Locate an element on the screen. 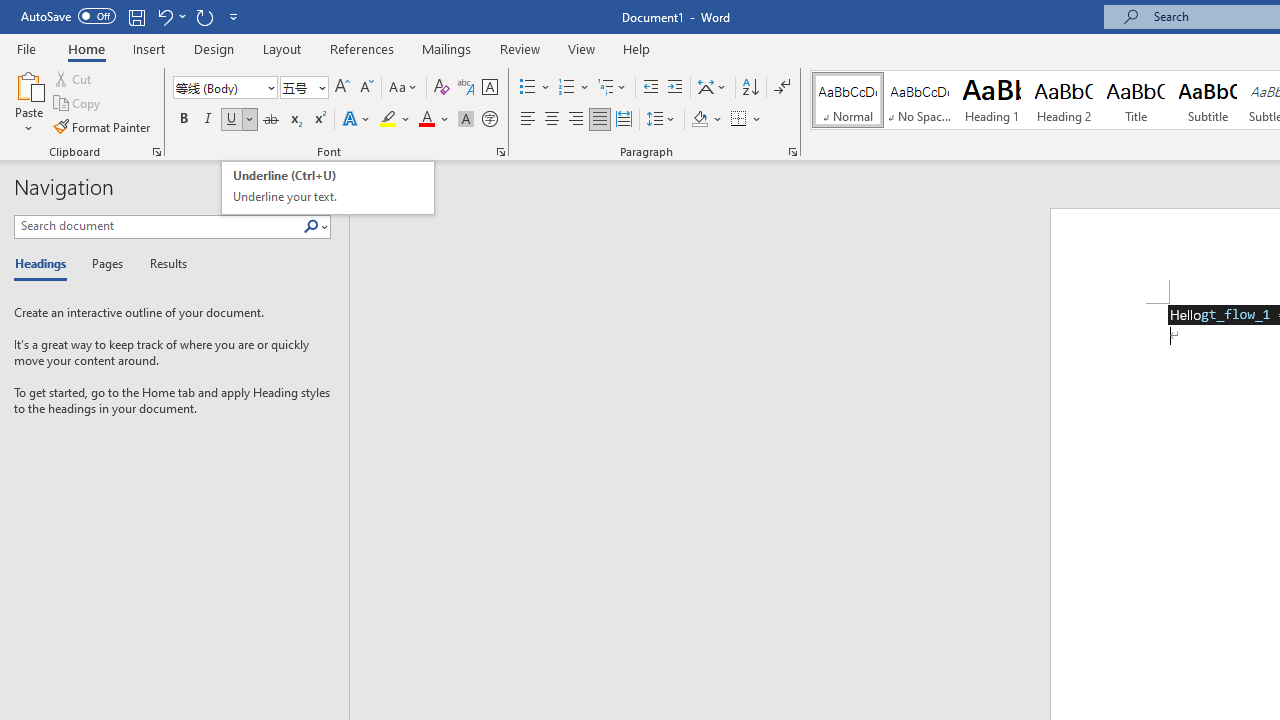  'Undo Underline Style' is located at coordinates (170, 16).